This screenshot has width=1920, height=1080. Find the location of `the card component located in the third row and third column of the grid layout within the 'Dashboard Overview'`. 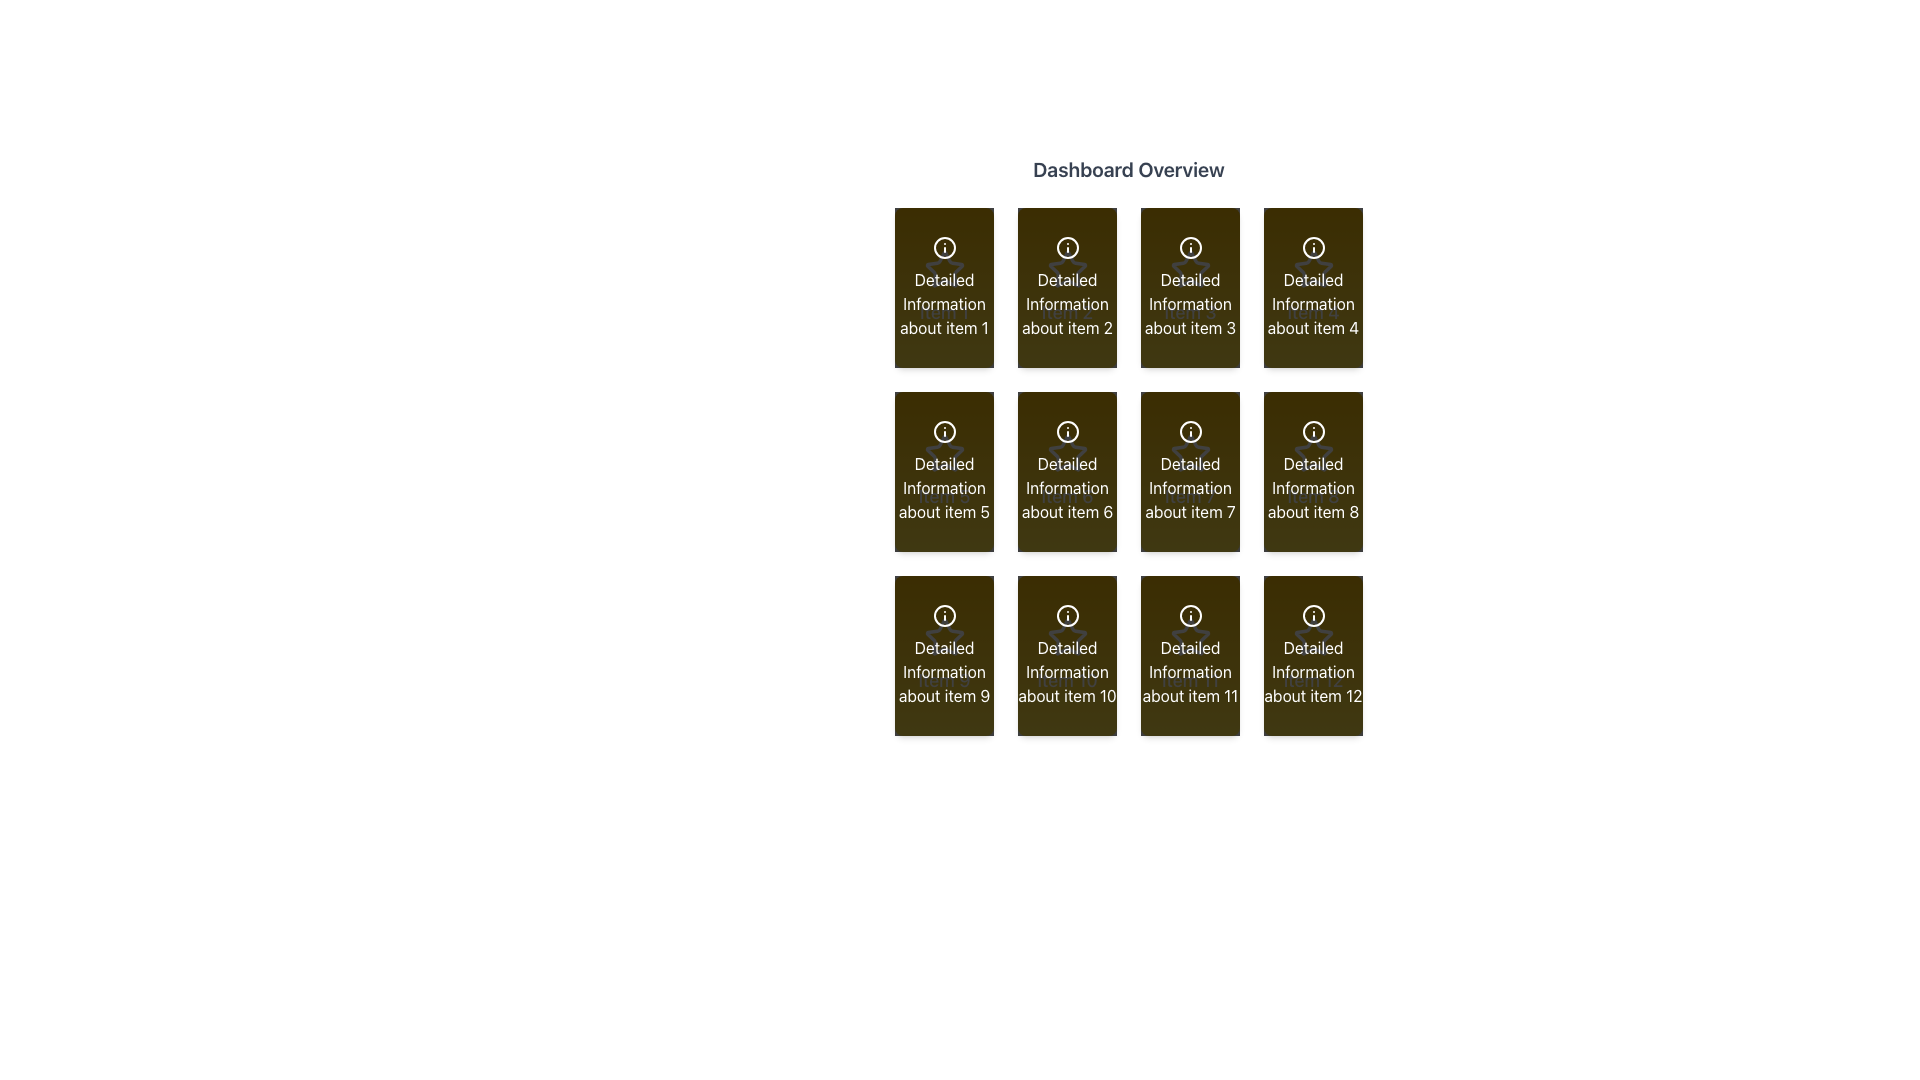

the card component located in the third row and third column of the grid layout within the 'Dashboard Overview' is located at coordinates (1128, 471).